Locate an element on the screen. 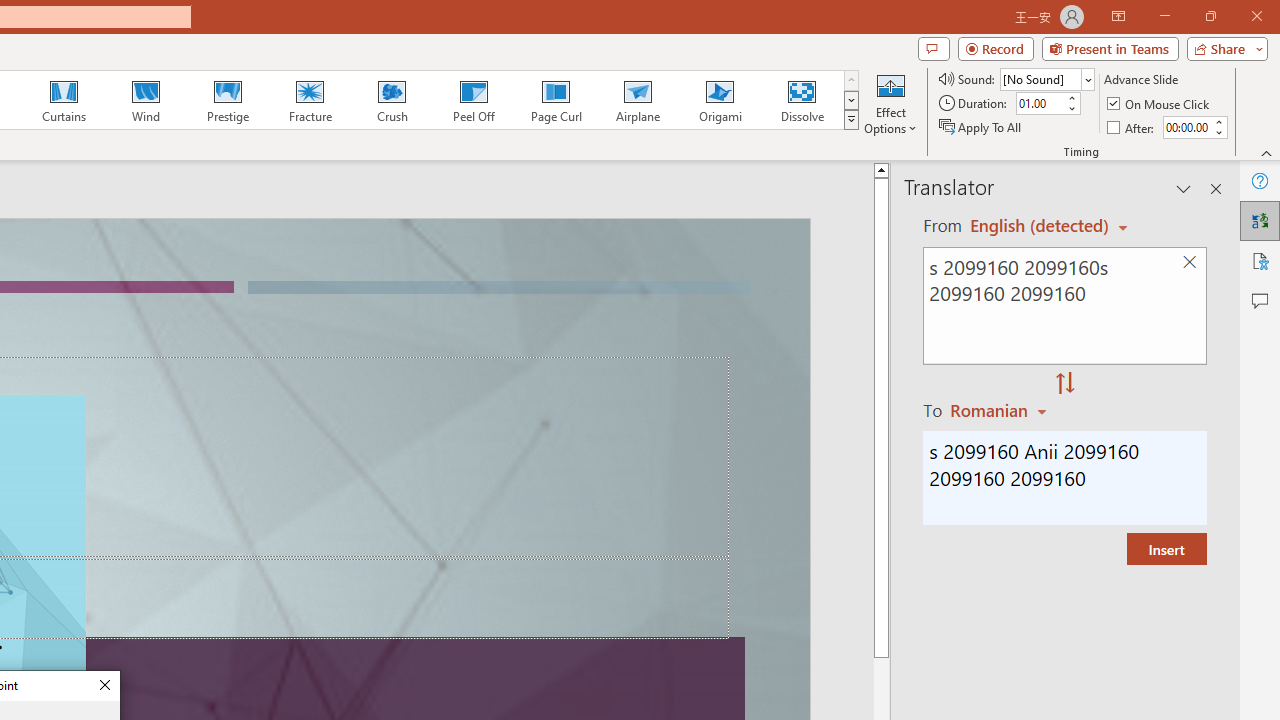 This screenshot has width=1280, height=720. 'Airplane' is located at coordinates (636, 100).